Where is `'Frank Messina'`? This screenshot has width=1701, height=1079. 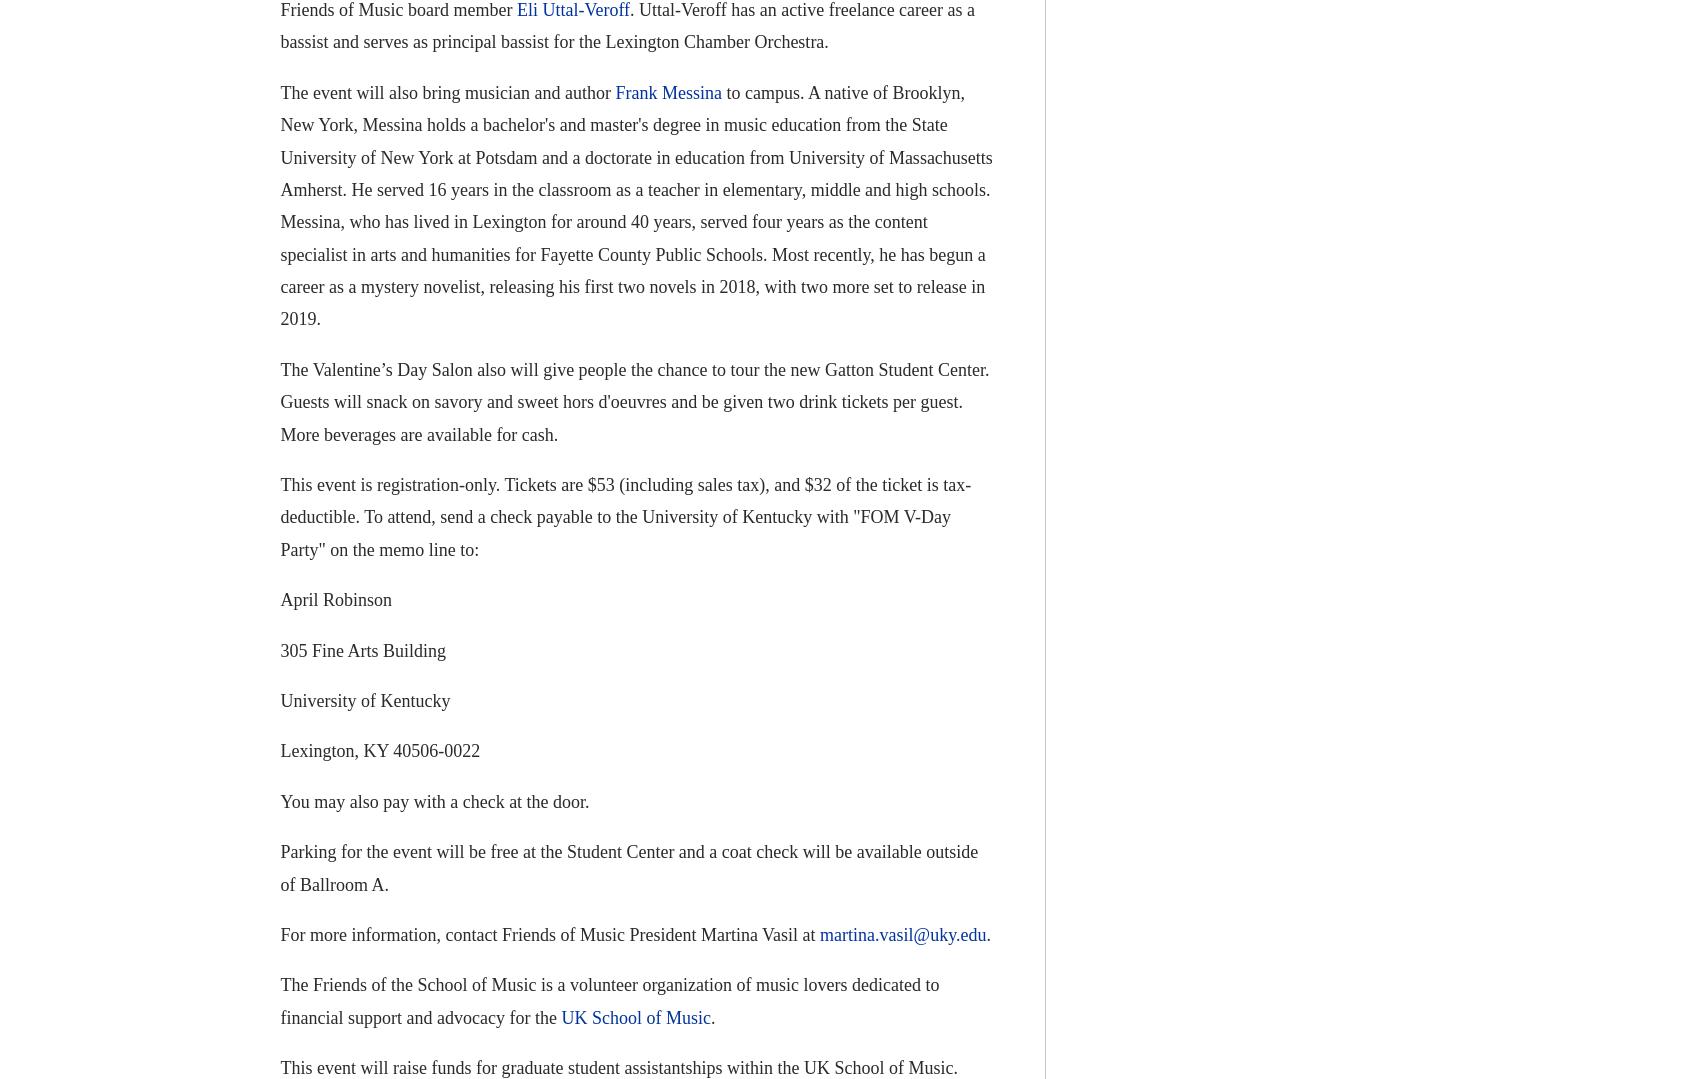
'Frank Messina' is located at coordinates (666, 92).